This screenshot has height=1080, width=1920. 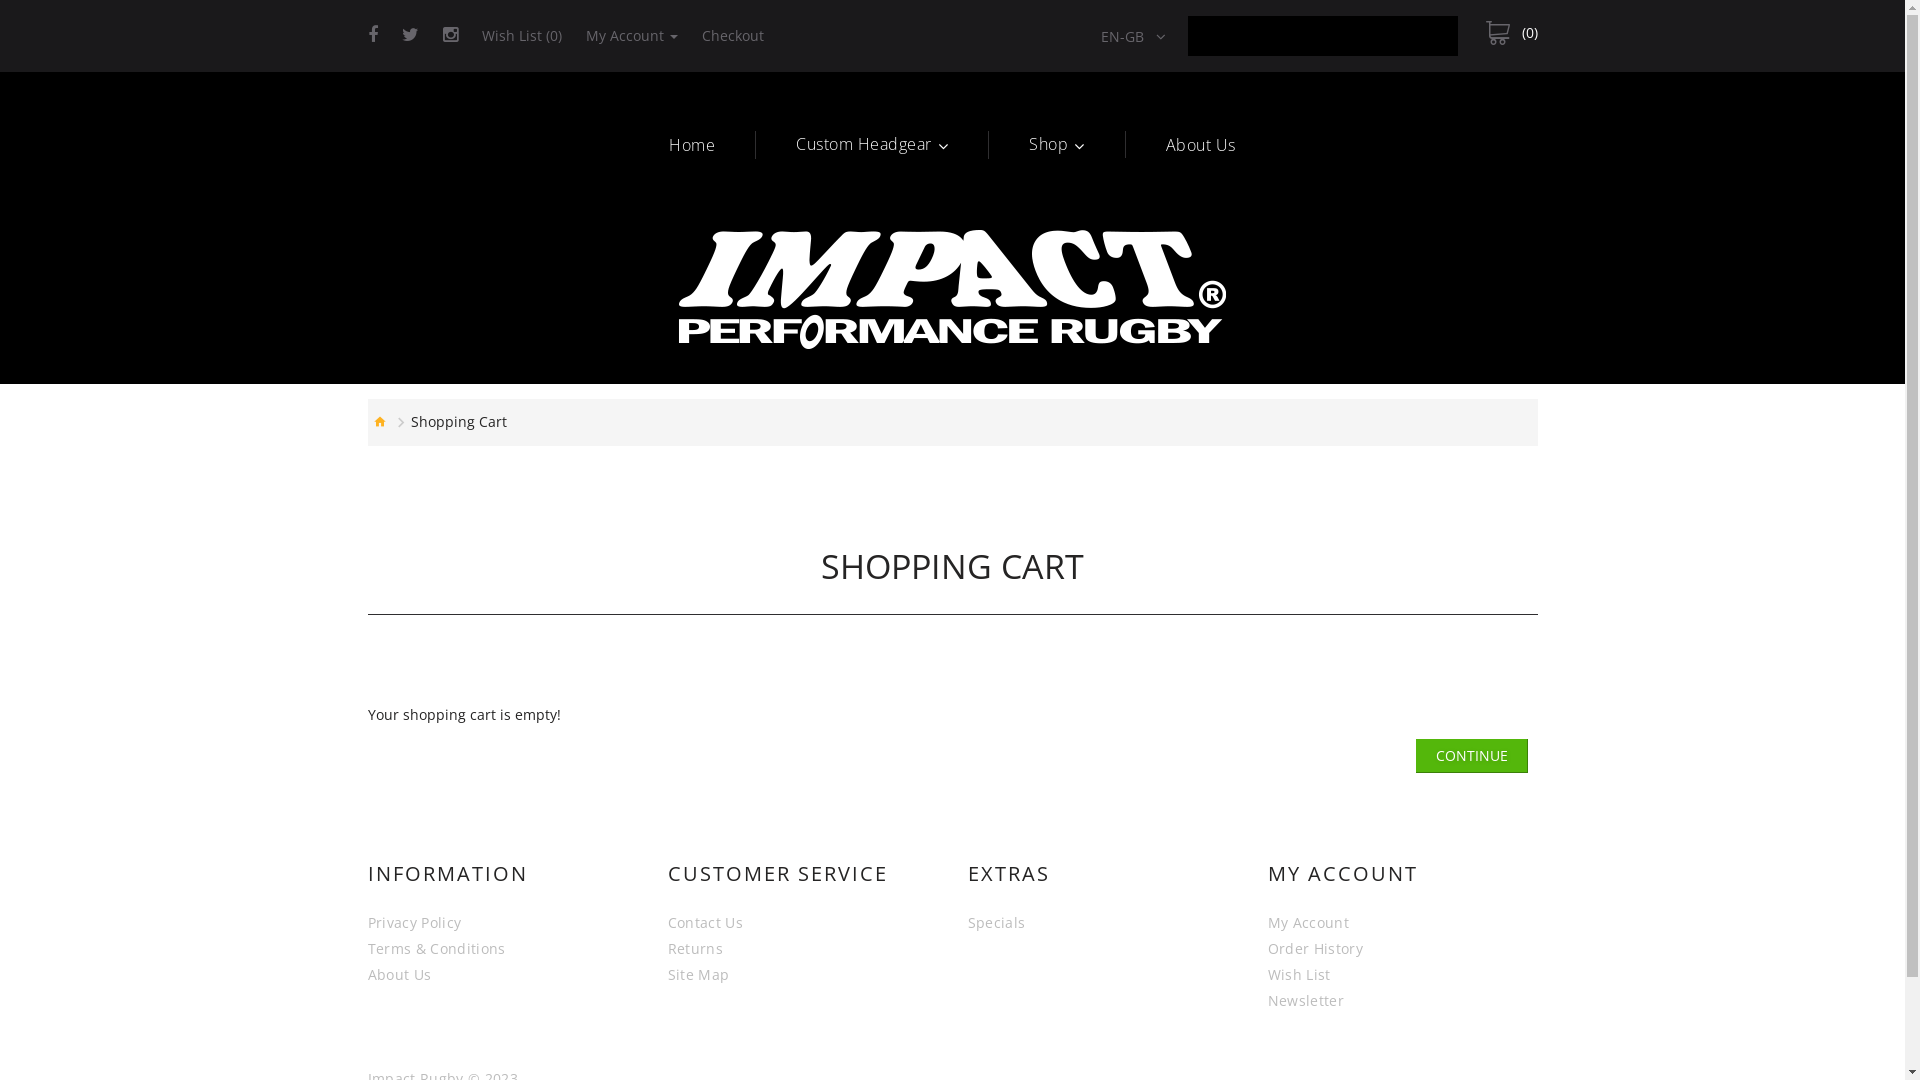 What do you see at coordinates (368, 947) in the screenshot?
I see `'Terms & Conditions'` at bounding box center [368, 947].